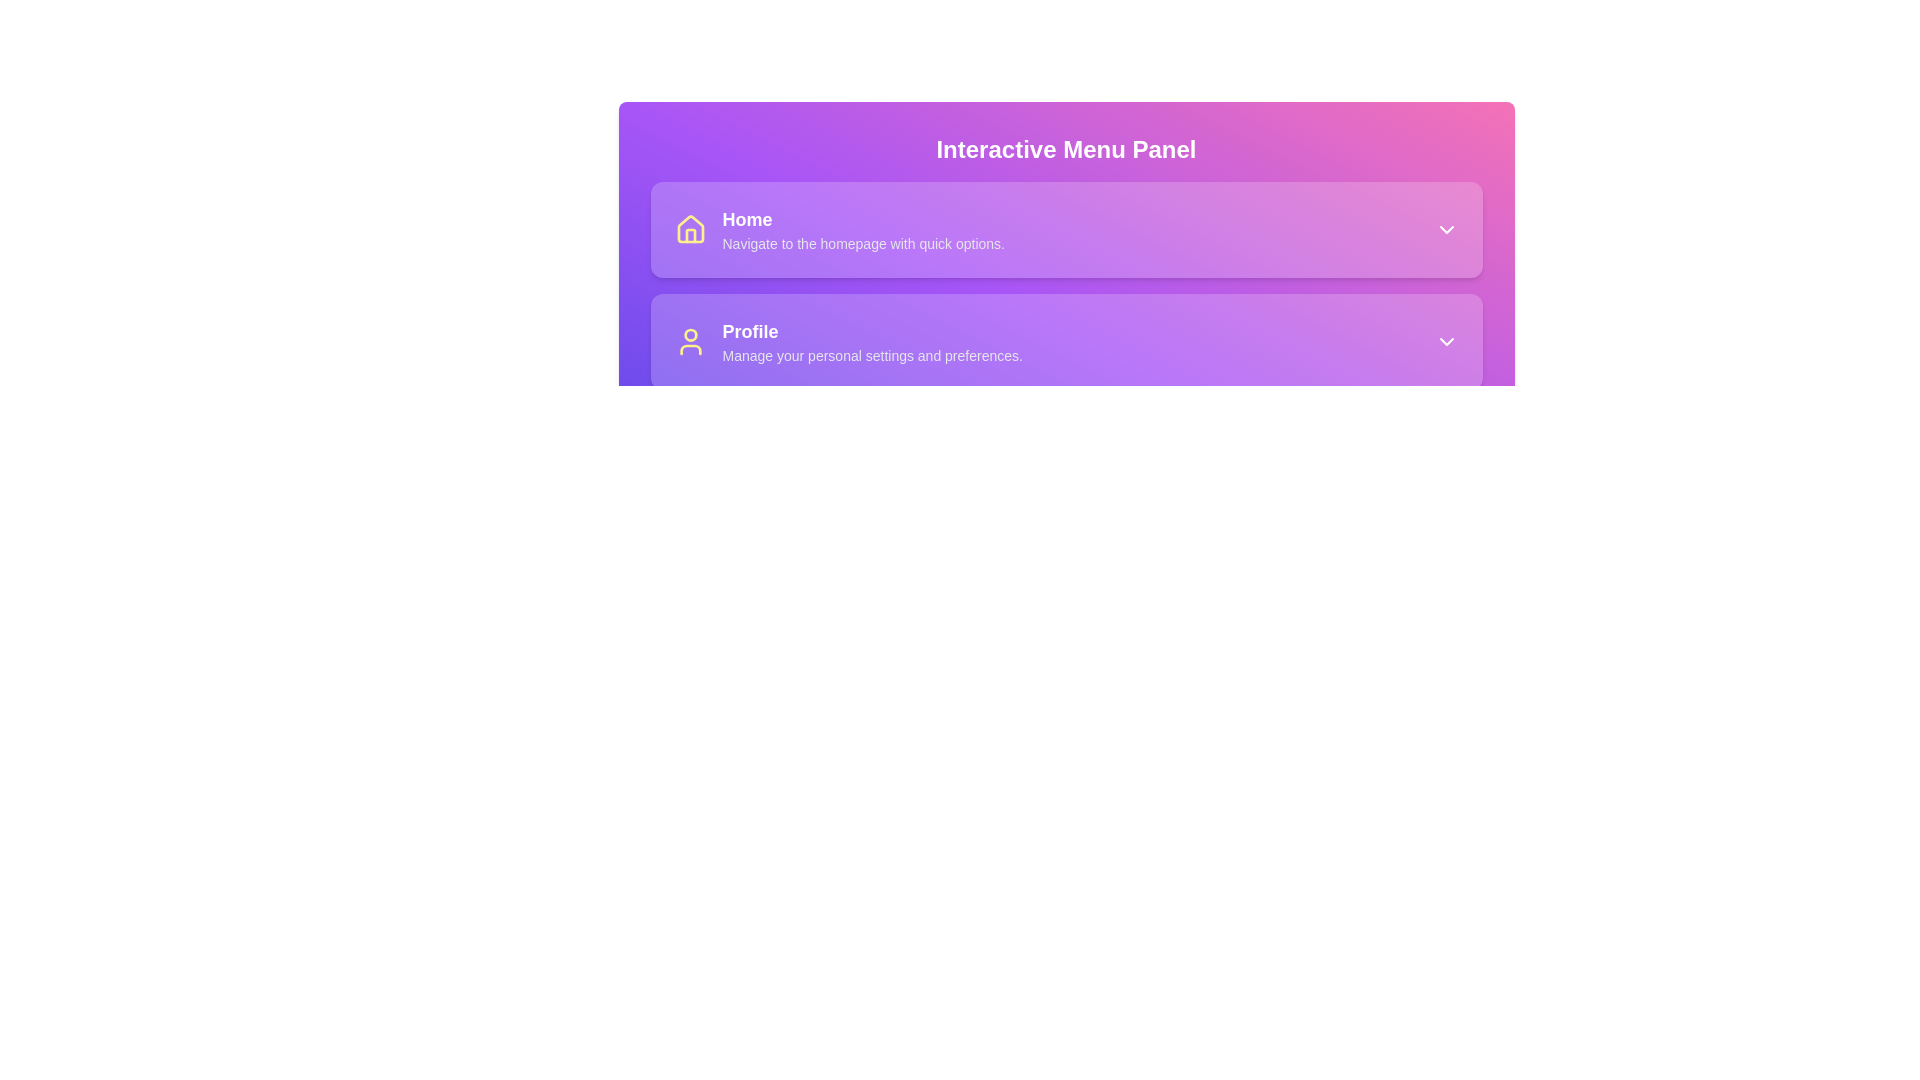 This screenshot has width=1920, height=1080. I want to click on the decorative SVG circle located in the Profile section of the interface, which is part of the user icon depicting a person, so click(690, 334).